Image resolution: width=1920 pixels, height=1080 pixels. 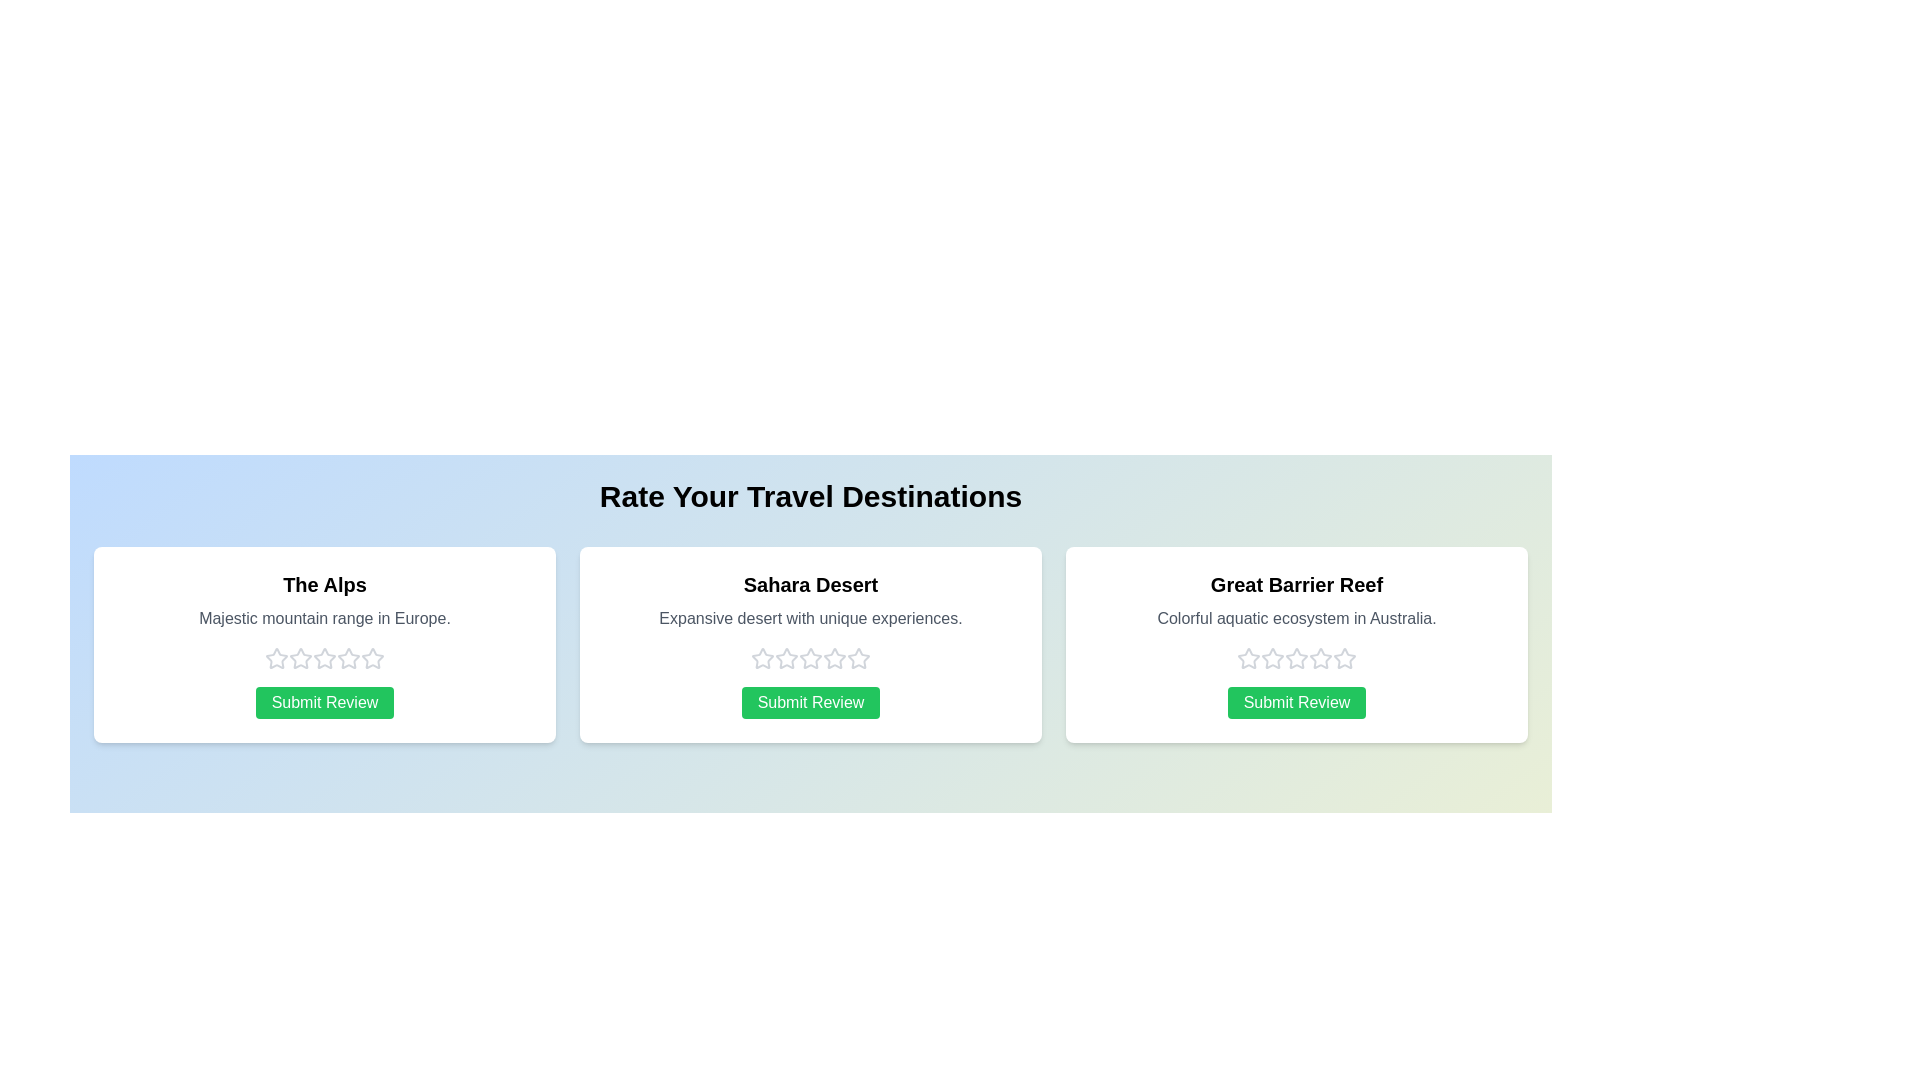 What do you see at coordinates (1296, 617) in the screenshot?
I see `the description of Great Barrier Reef` at bounding box center [1296, 617].